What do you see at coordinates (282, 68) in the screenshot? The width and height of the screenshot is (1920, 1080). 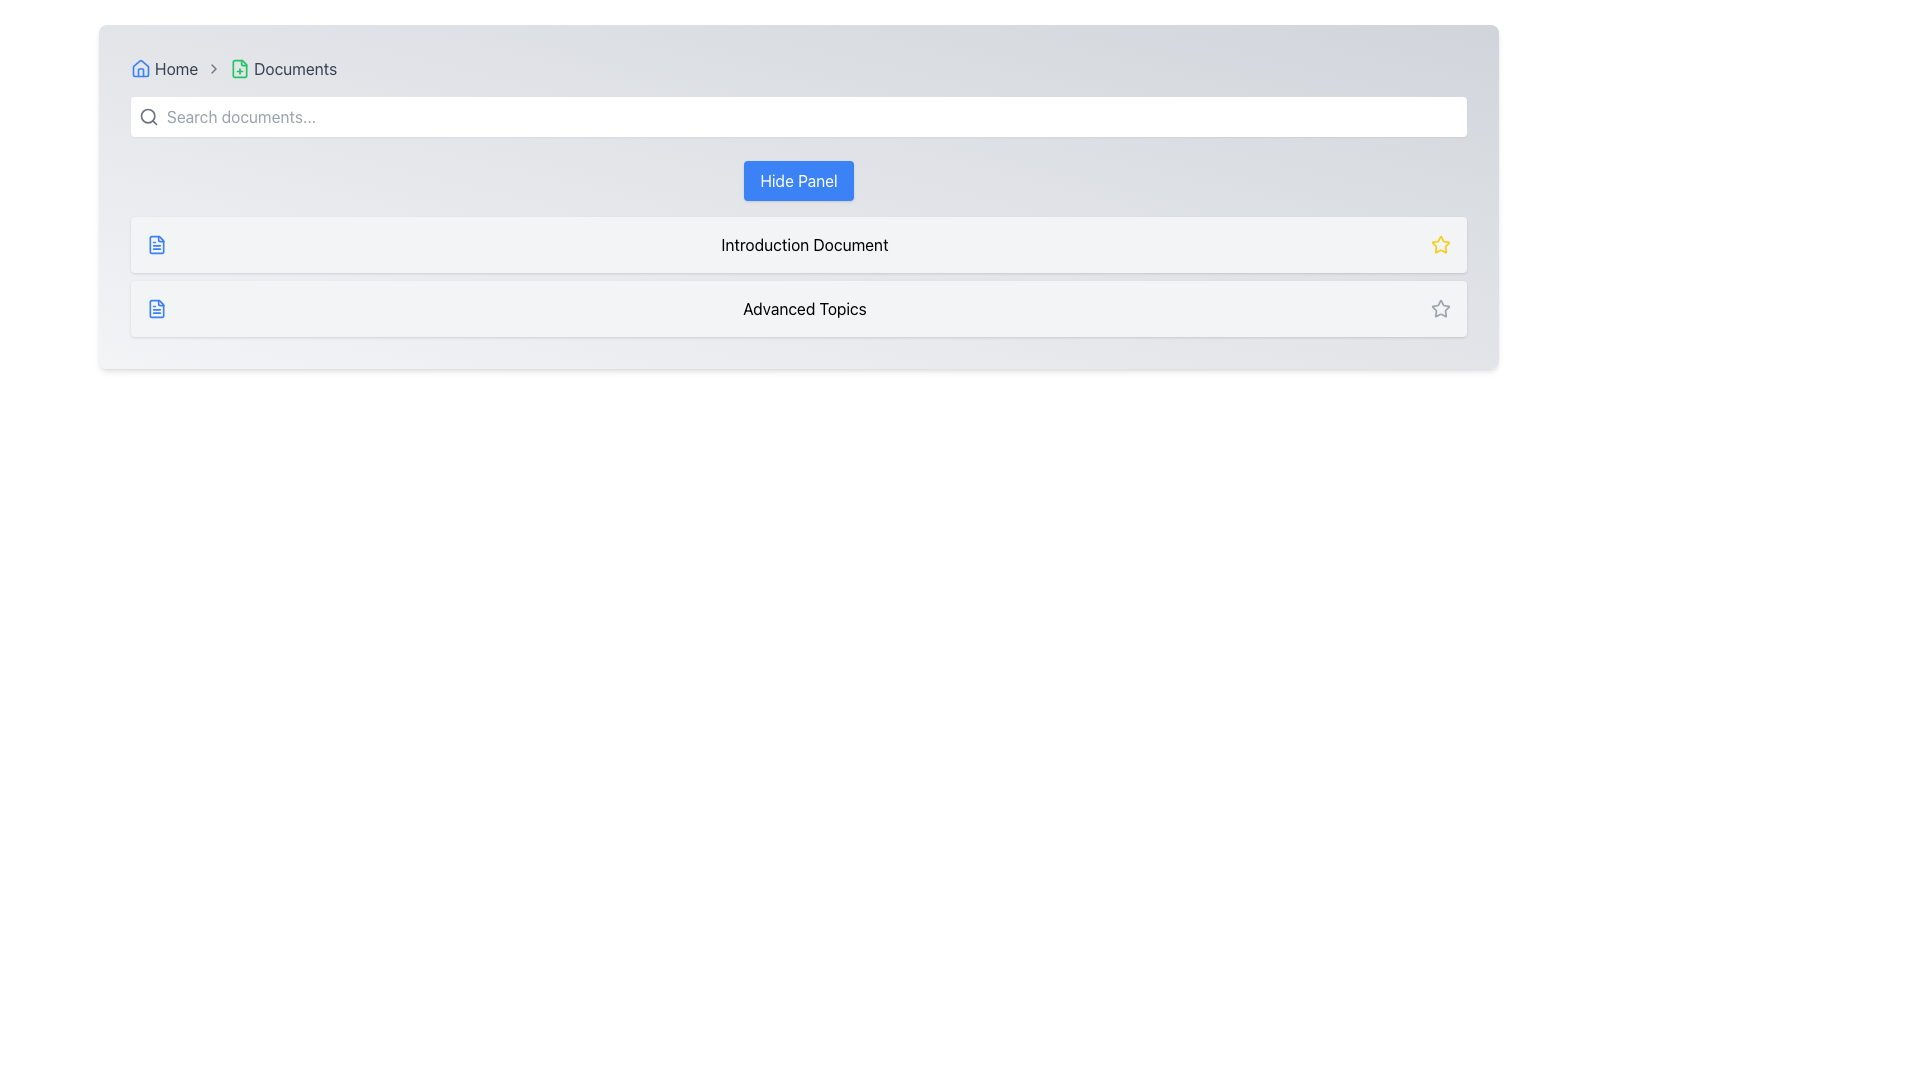 I see `the Text Label that indicates the current section 'Documents' in the breadcrumbs navigation bar, located to the right of the 'Home' label` at bounding box center [282, 68].